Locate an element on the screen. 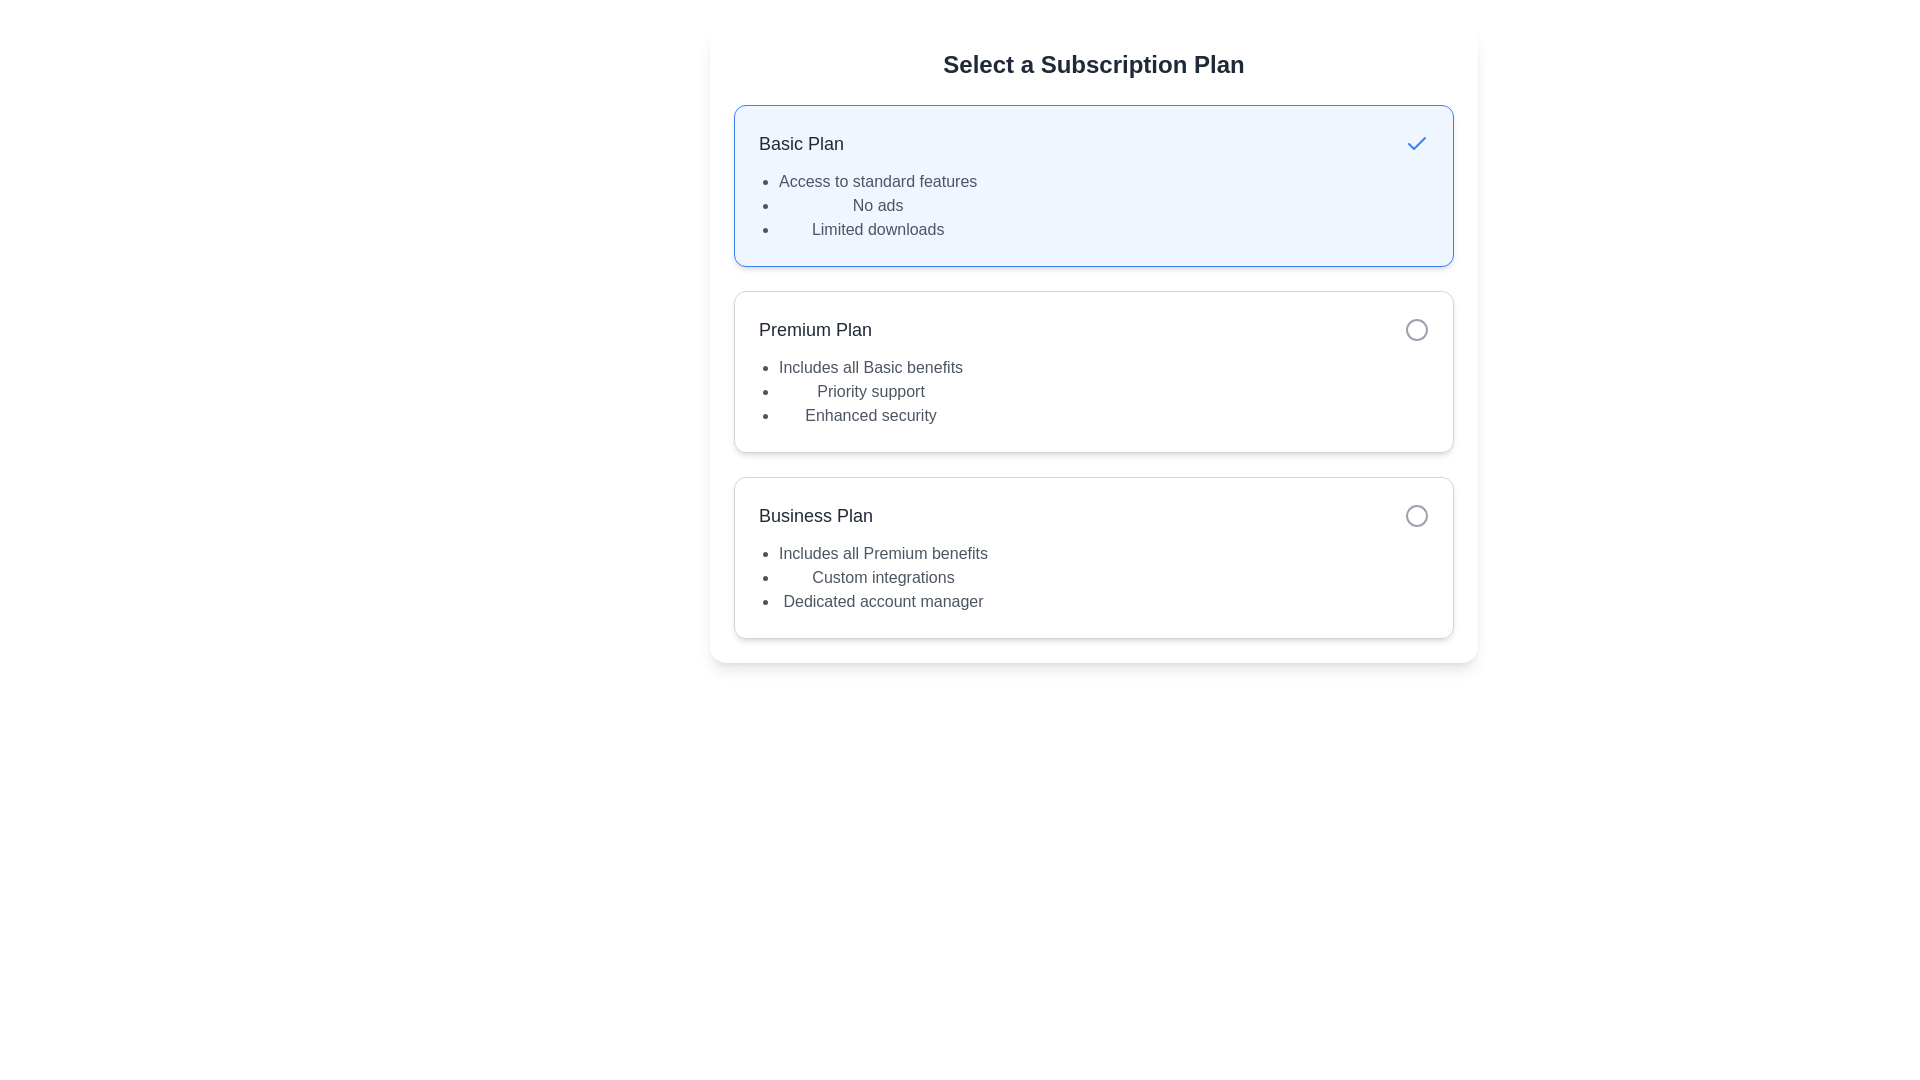  the unselected radio button for the 'Business Plan' option is located at coordinates (1415, 515).